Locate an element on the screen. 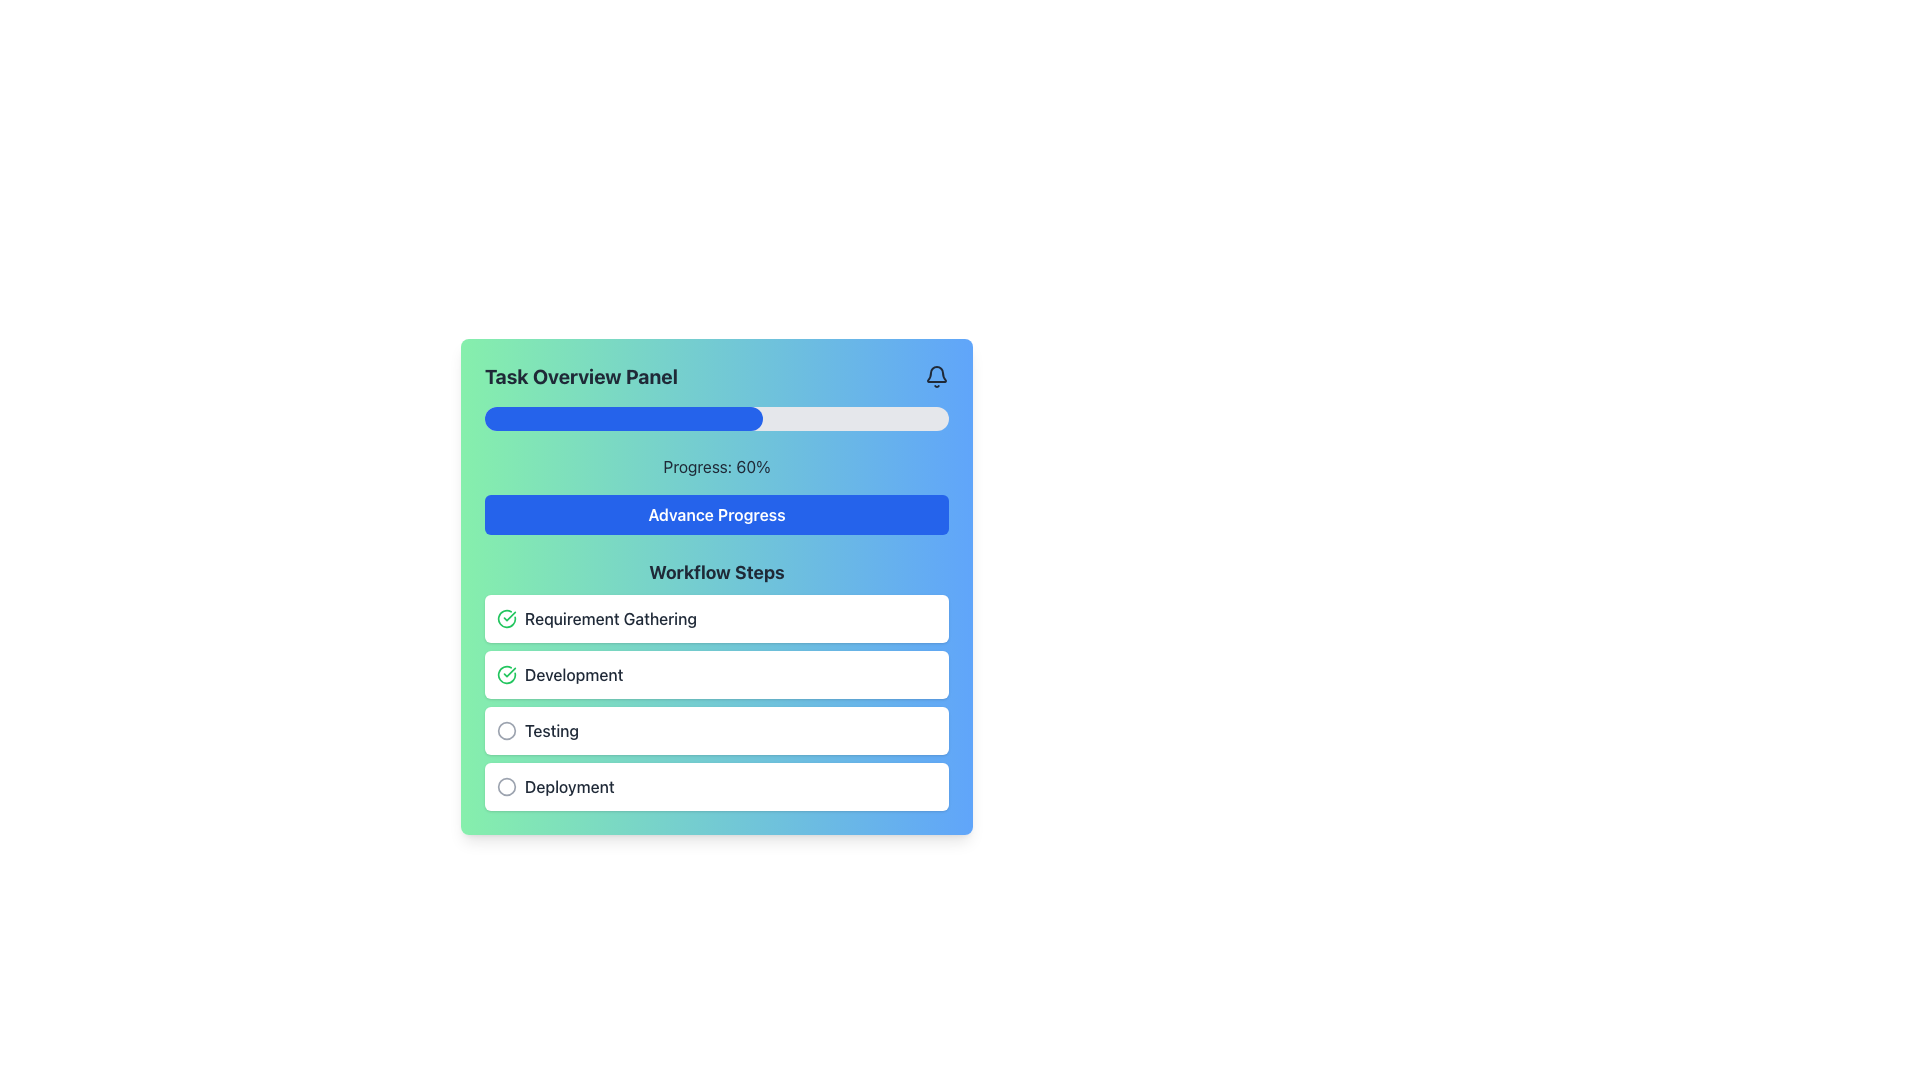 The image size is (1920, 1080). the 'Testing' step card in the 'Workflow Steps' section is located at coordinates (716, 731).